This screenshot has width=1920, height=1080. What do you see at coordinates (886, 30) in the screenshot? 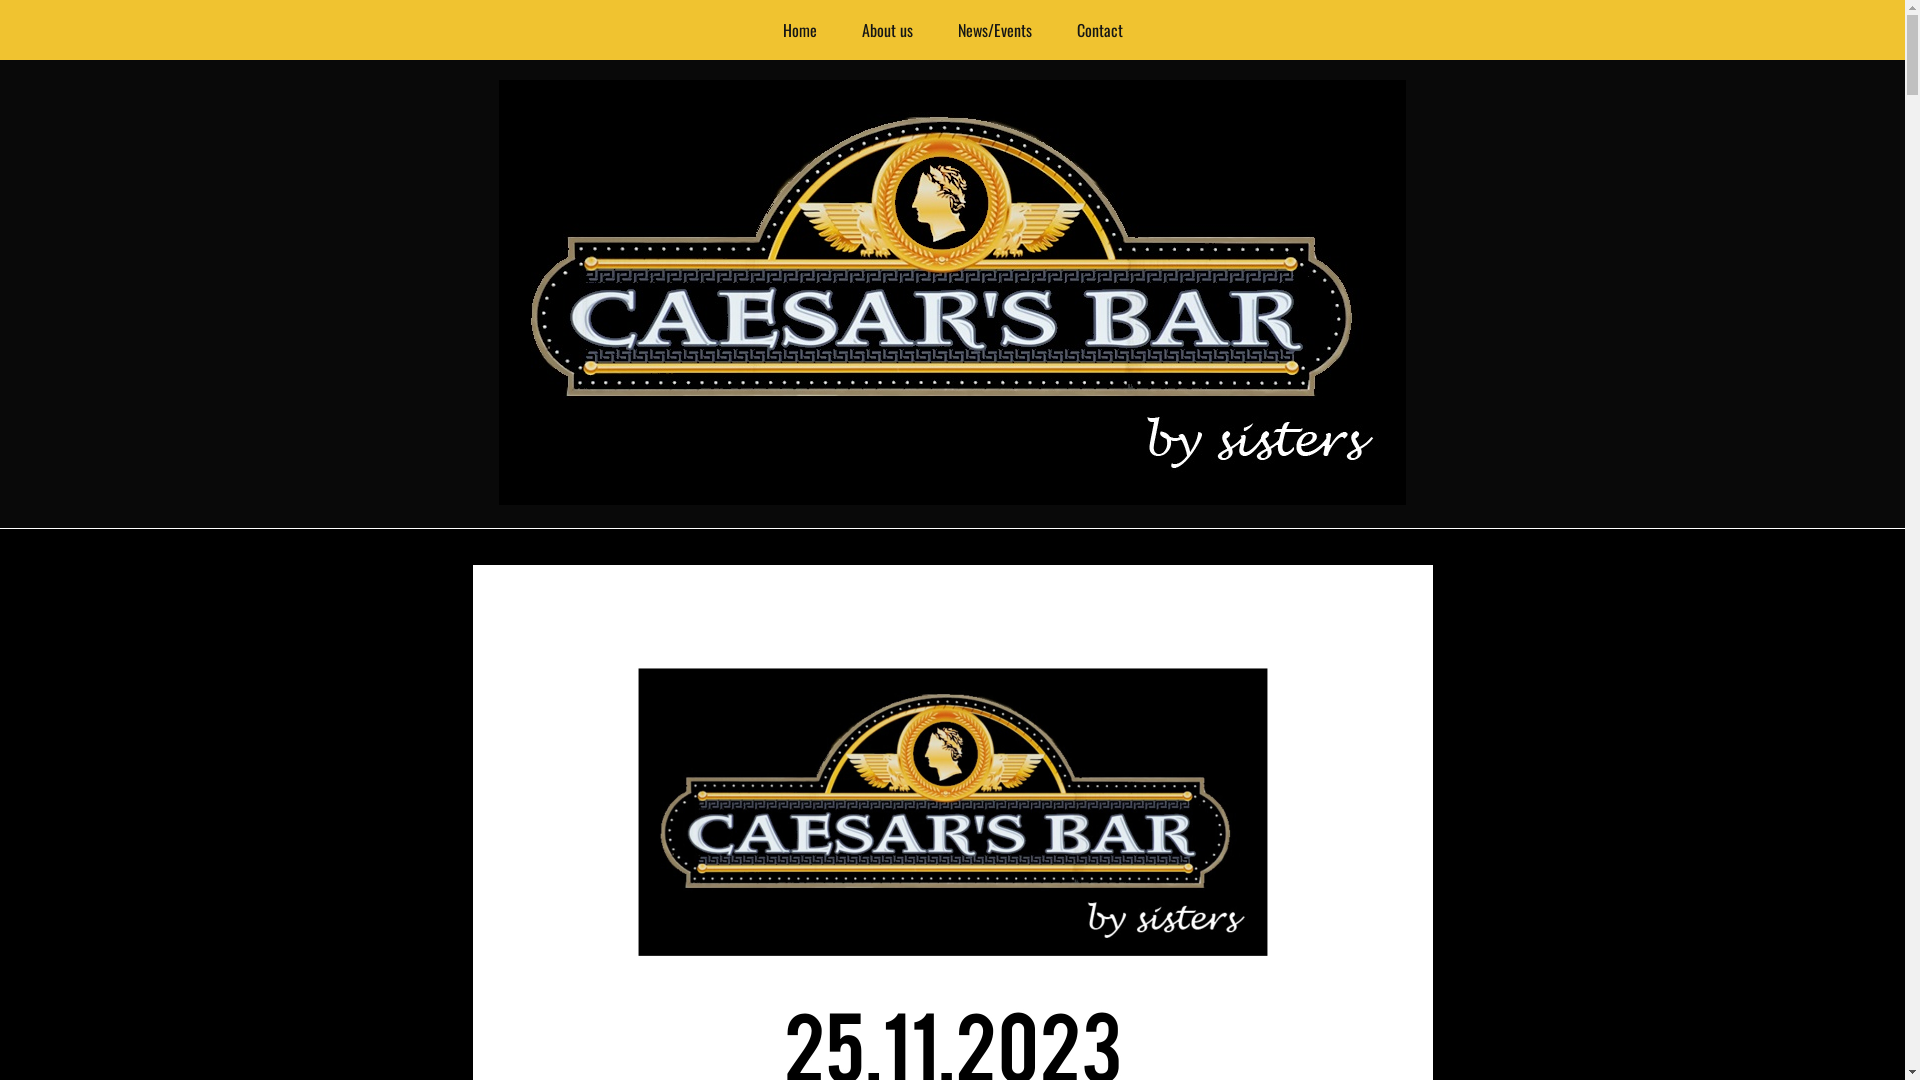
I see `'About us'` at bounding box center [886, 30].